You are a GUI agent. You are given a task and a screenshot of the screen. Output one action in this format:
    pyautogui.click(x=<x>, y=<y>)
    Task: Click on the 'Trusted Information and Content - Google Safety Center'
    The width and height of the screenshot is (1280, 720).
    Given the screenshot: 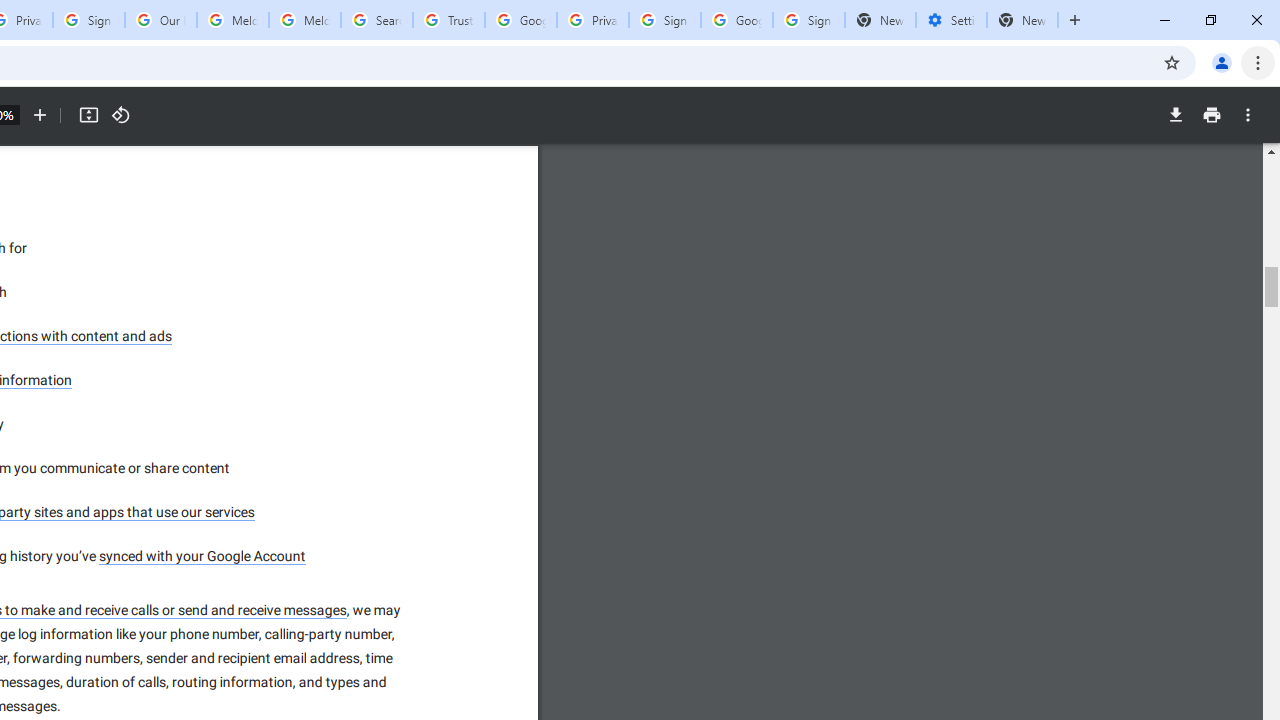 What is the action you would take?
    pyautogui.click(x=448, y=20)
    